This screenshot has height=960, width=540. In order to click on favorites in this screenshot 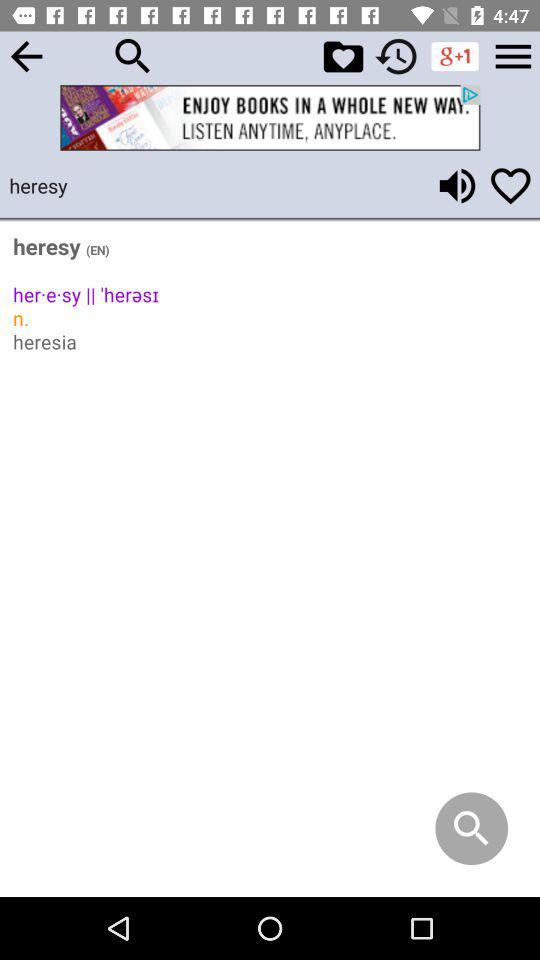, I will do `click(342, 55)`.